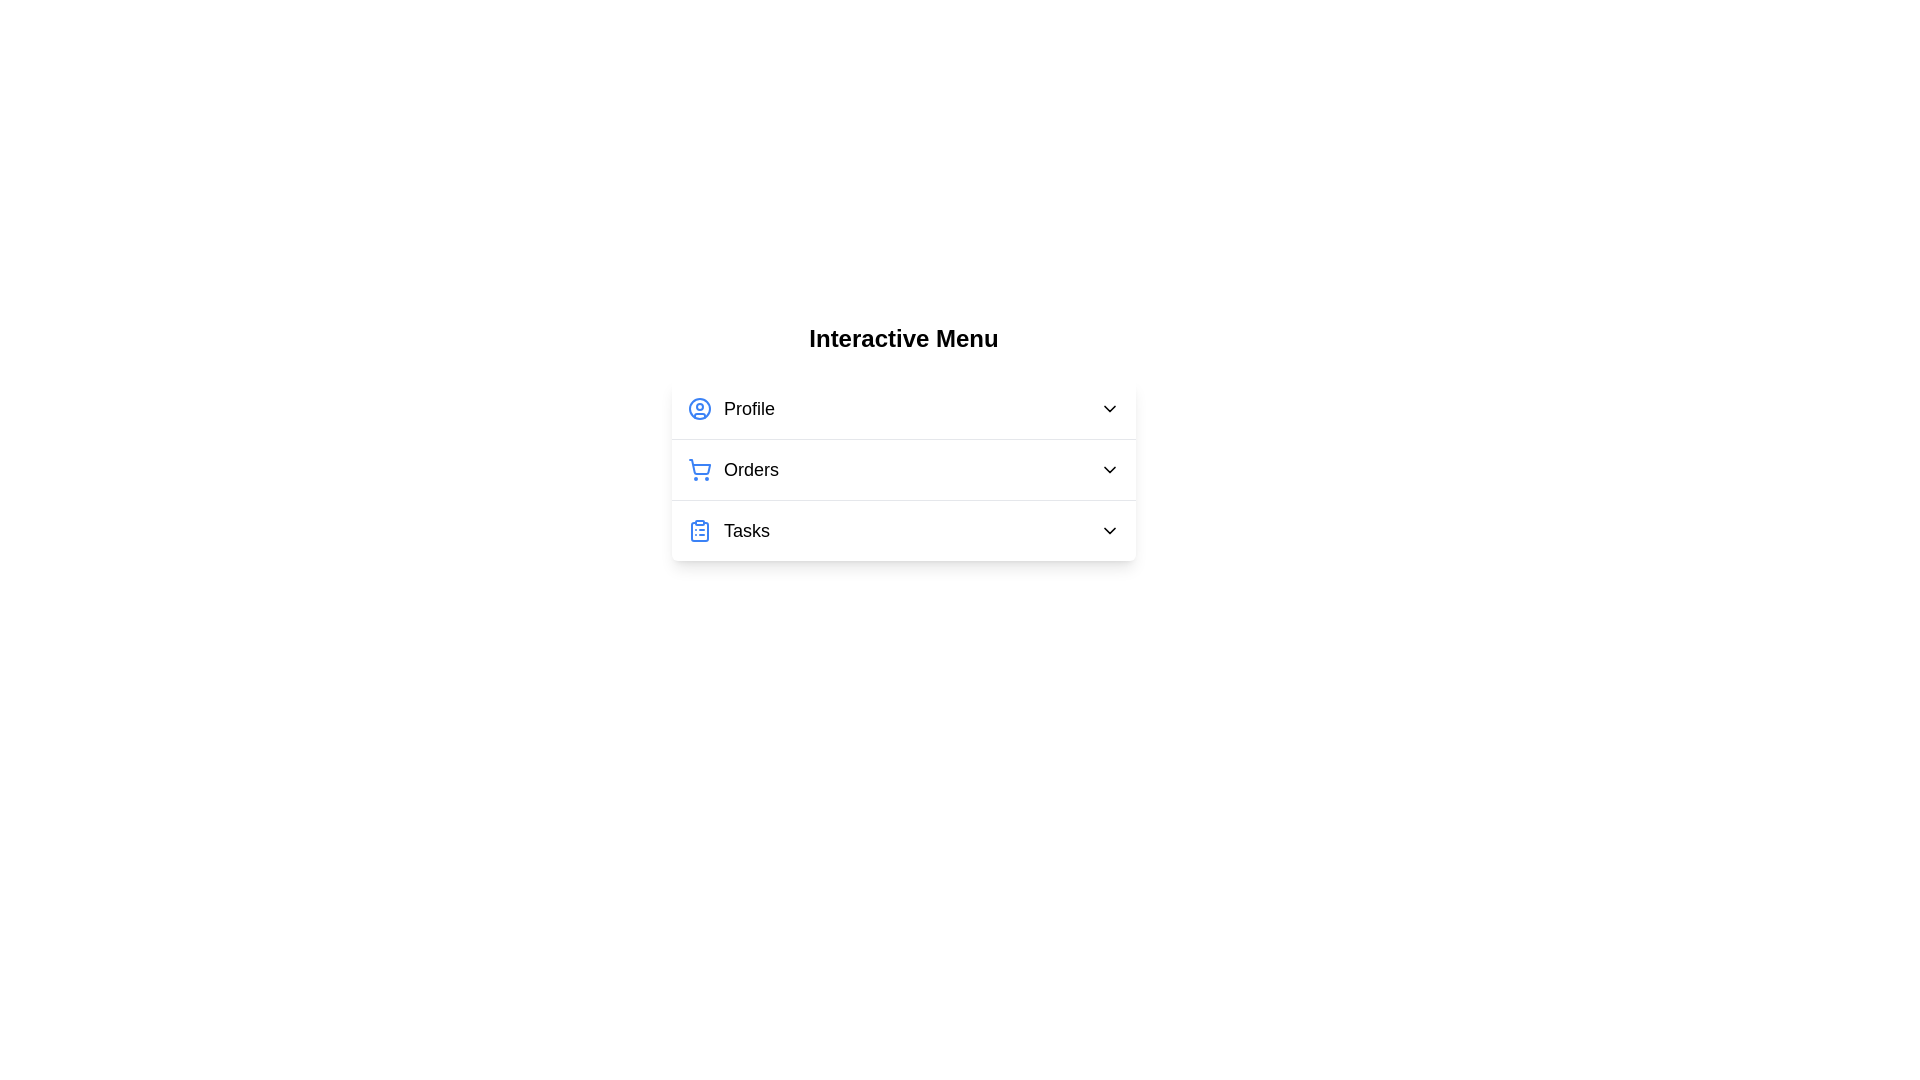 Image resolution: width=1920 pixels, height=1080 pixels. I want to click on the chevron icon on the far right of the 'Tasks' section, so click(1108, 530).